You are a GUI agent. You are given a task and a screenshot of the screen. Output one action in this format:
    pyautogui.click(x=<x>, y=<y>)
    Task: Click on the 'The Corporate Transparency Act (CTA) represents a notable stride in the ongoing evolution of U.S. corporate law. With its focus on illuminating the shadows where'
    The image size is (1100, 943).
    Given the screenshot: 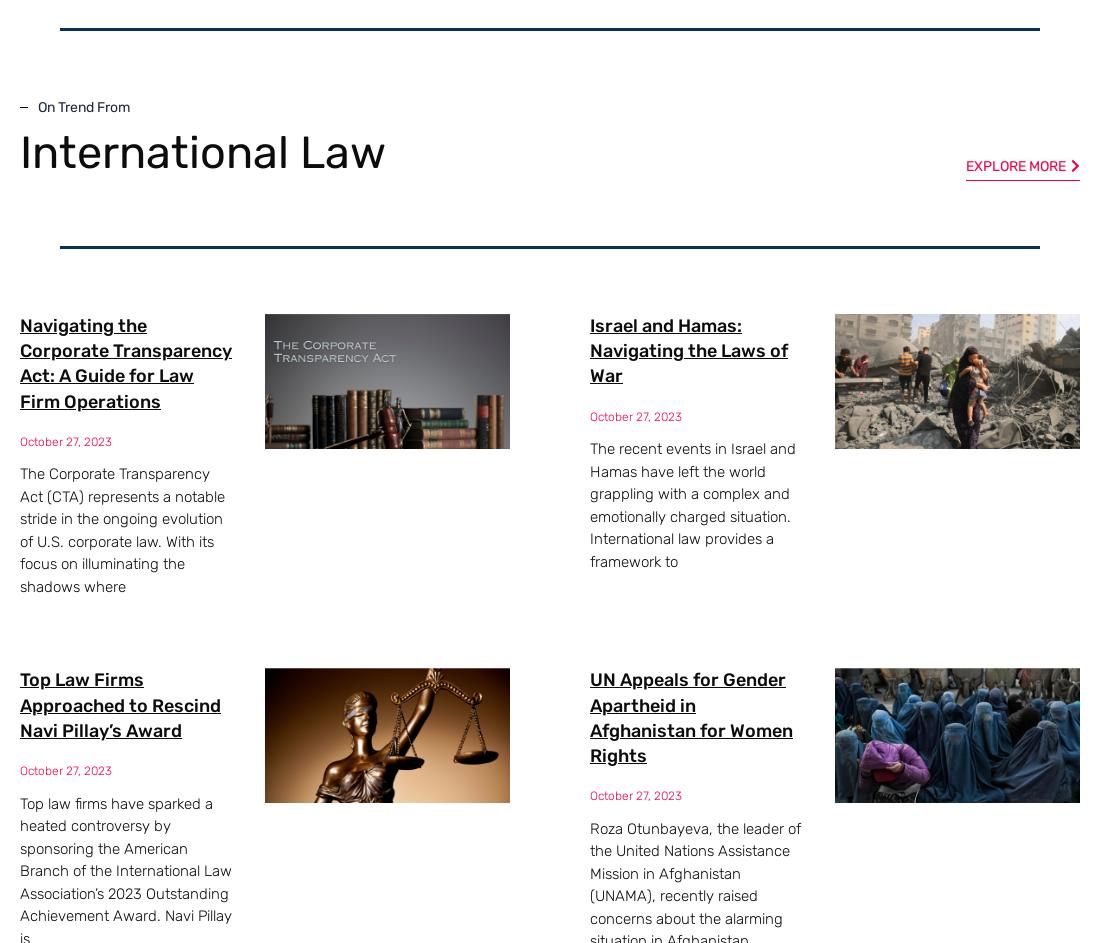 What is the action you would take?
    pyautogui.click(x=122, y=529)
    